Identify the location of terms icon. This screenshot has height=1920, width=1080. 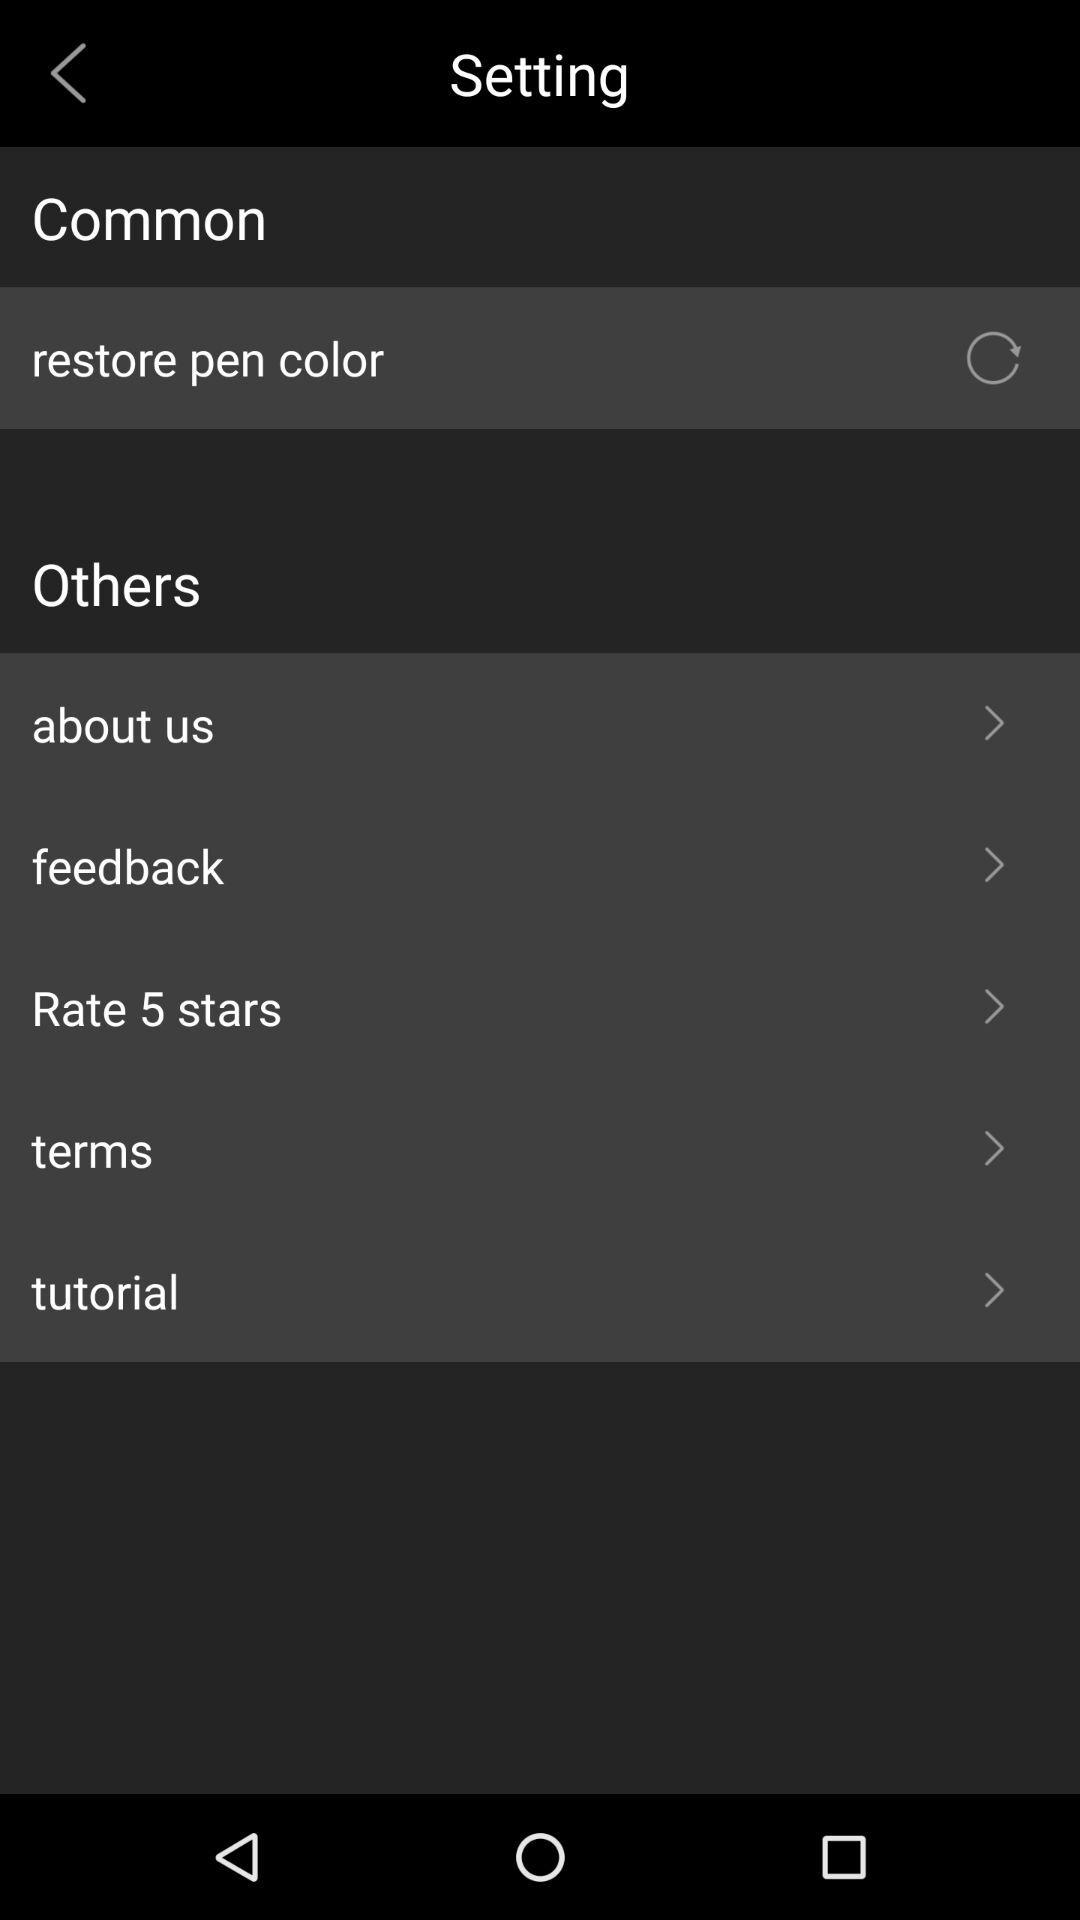
(540, 1149).